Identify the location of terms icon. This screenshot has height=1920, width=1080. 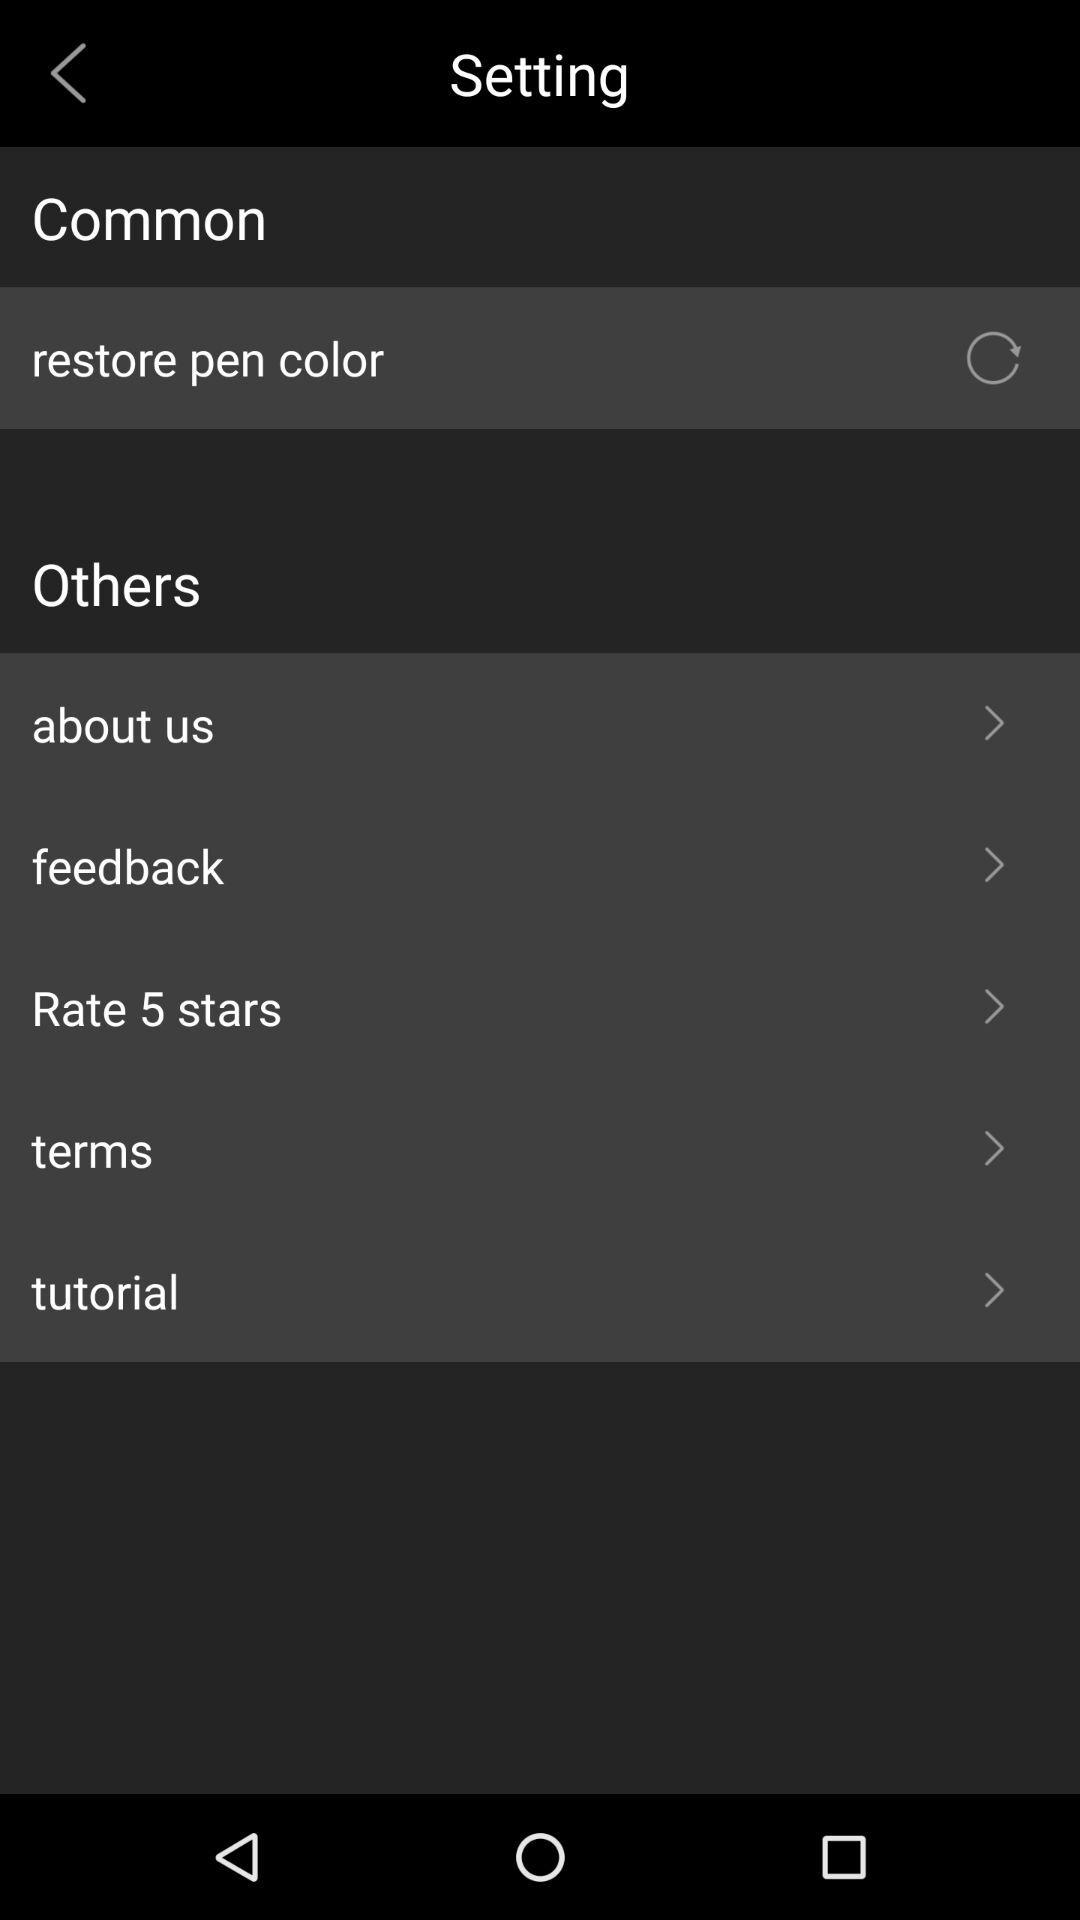
(540, 1149).